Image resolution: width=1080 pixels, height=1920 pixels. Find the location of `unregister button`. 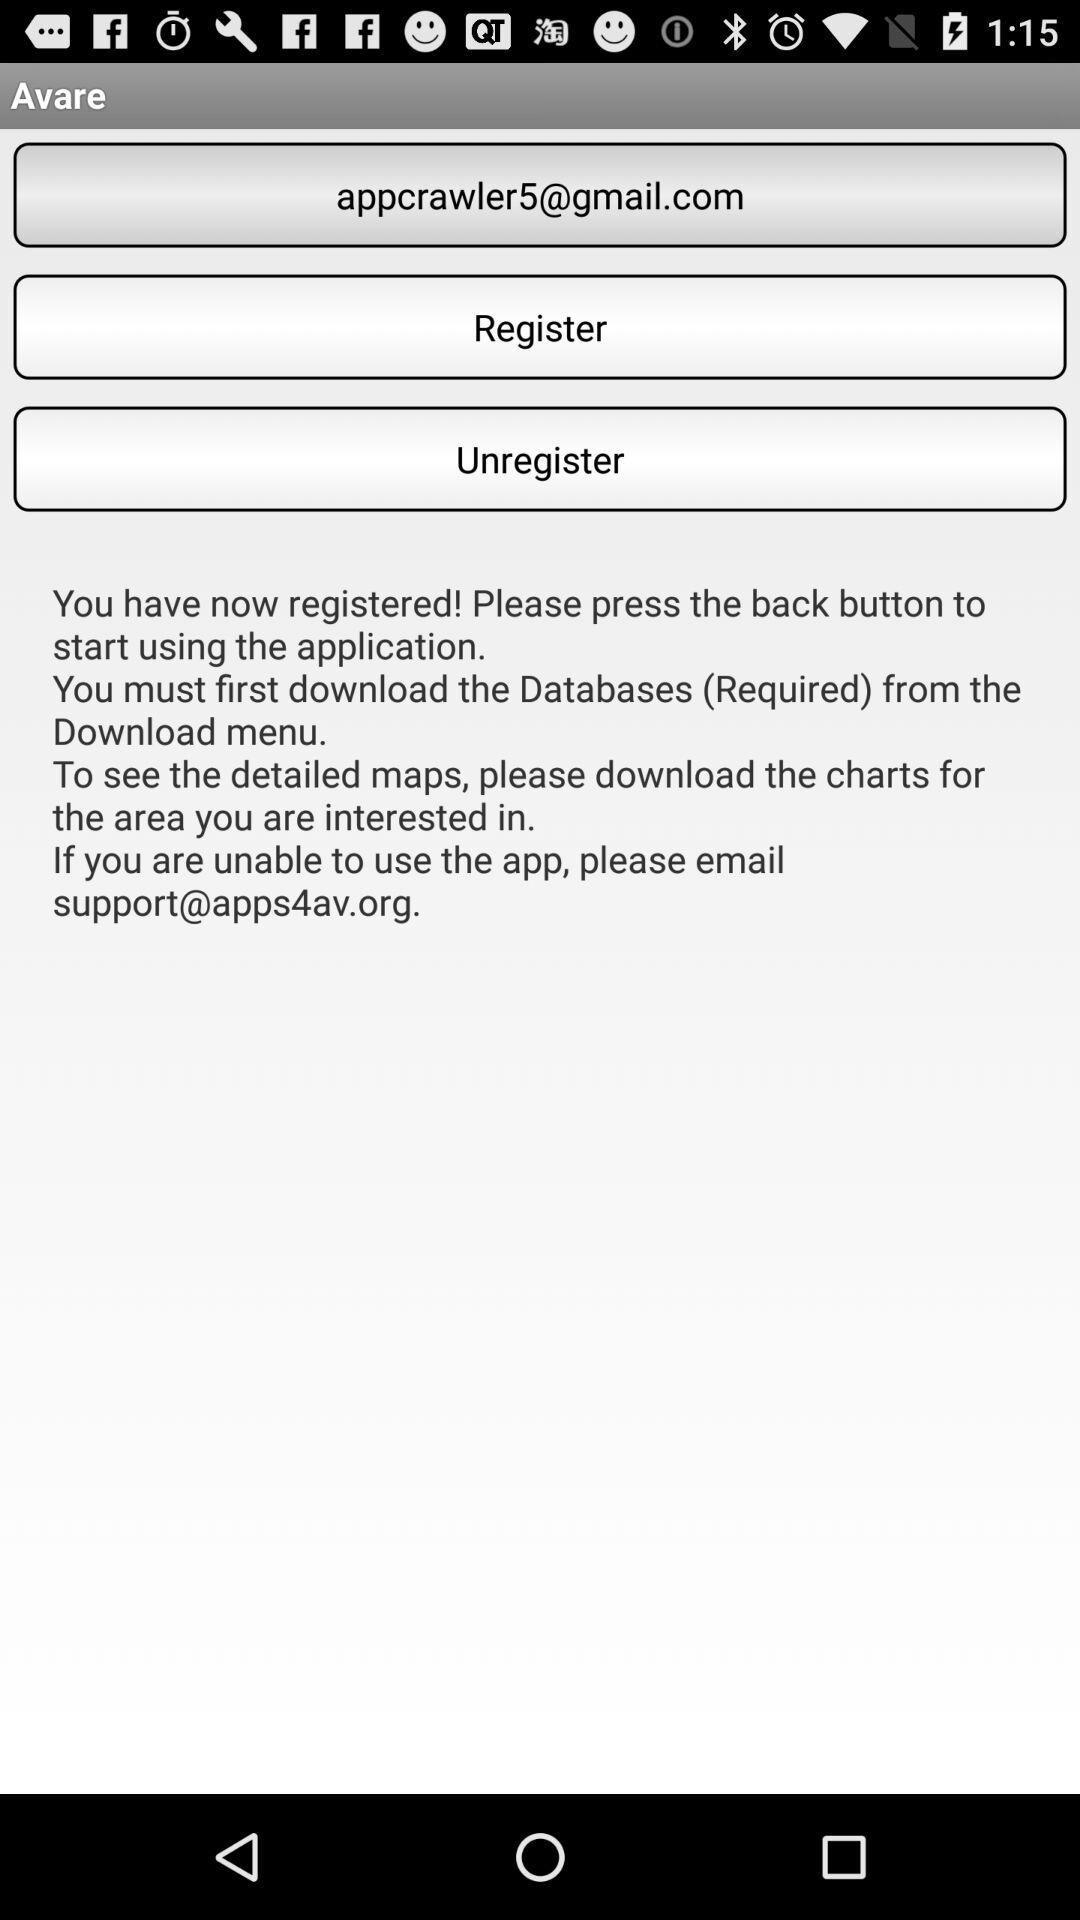

unregister button is located at coordinates (540, 458).